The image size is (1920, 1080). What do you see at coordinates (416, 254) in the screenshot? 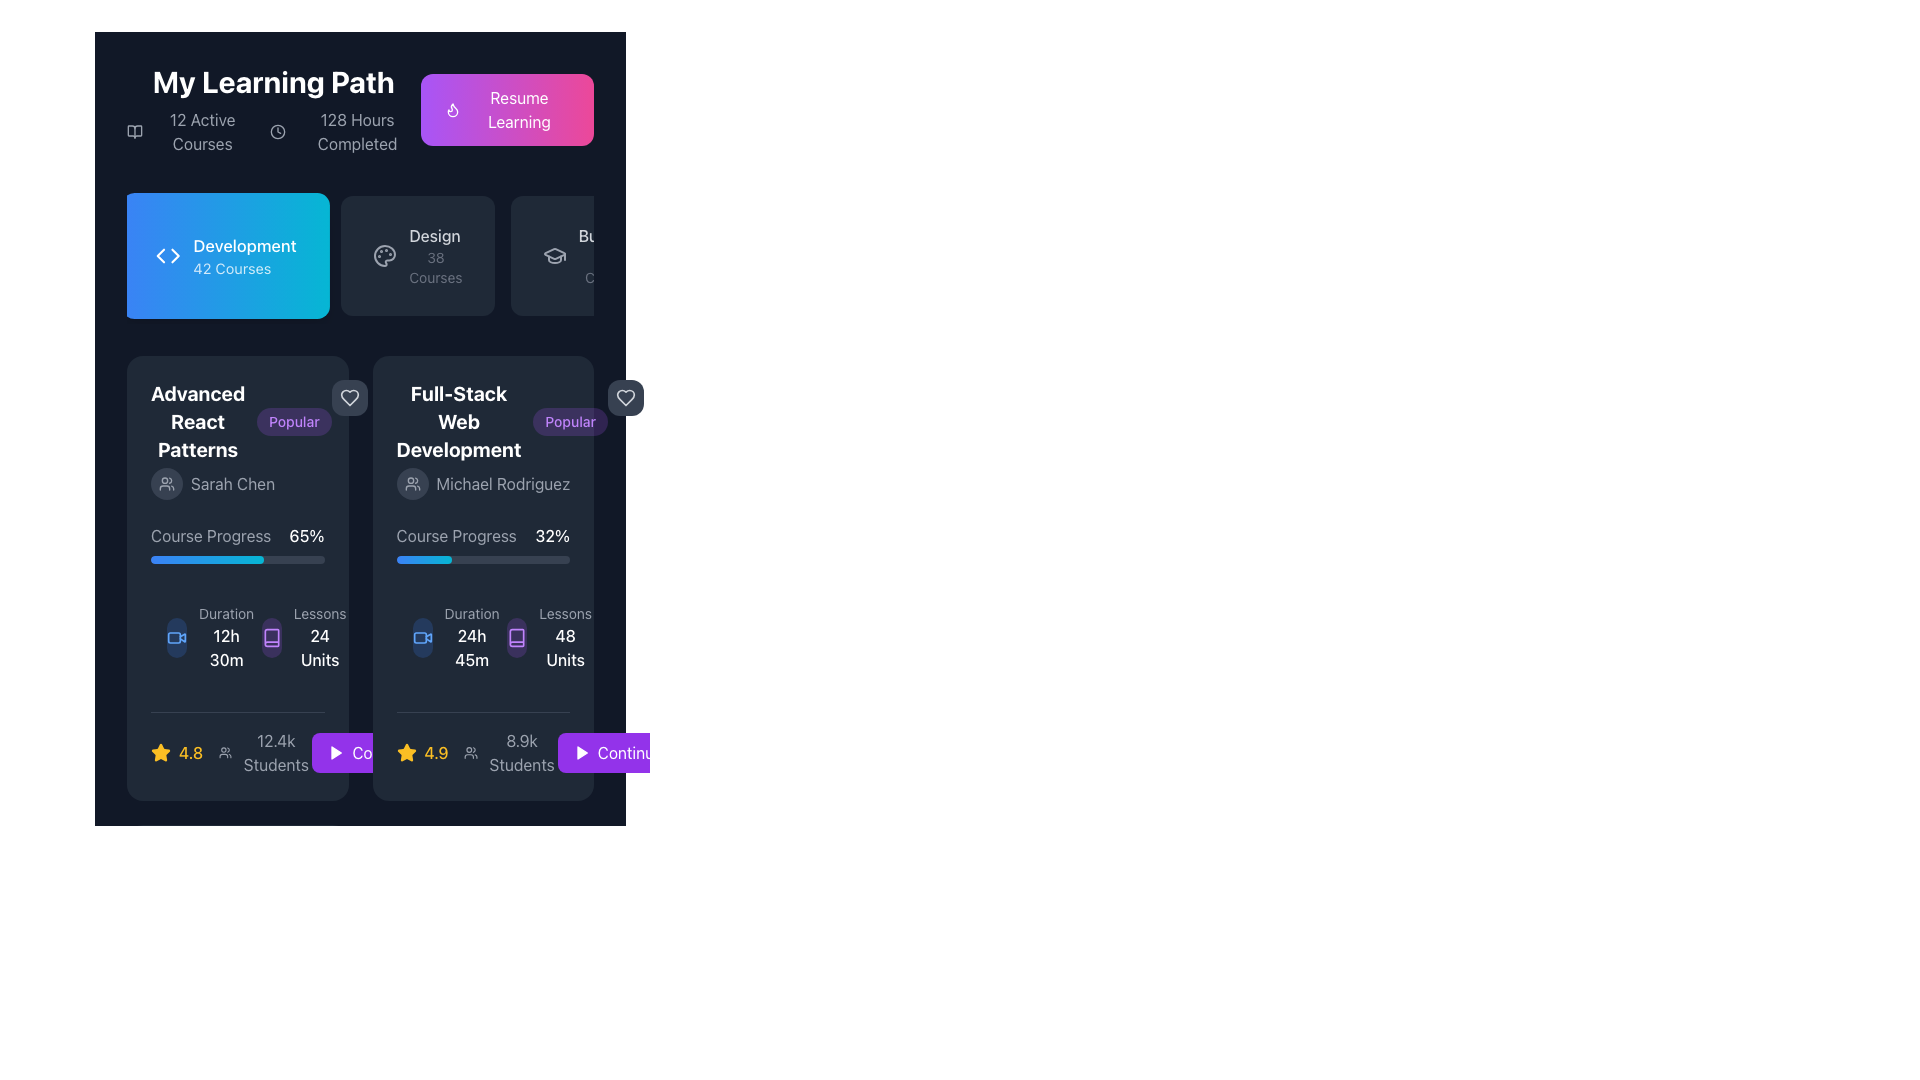
I see `the second button in the horizontal list, which directs users to the courses related to 'Design'` at bounding box center [416, 254].